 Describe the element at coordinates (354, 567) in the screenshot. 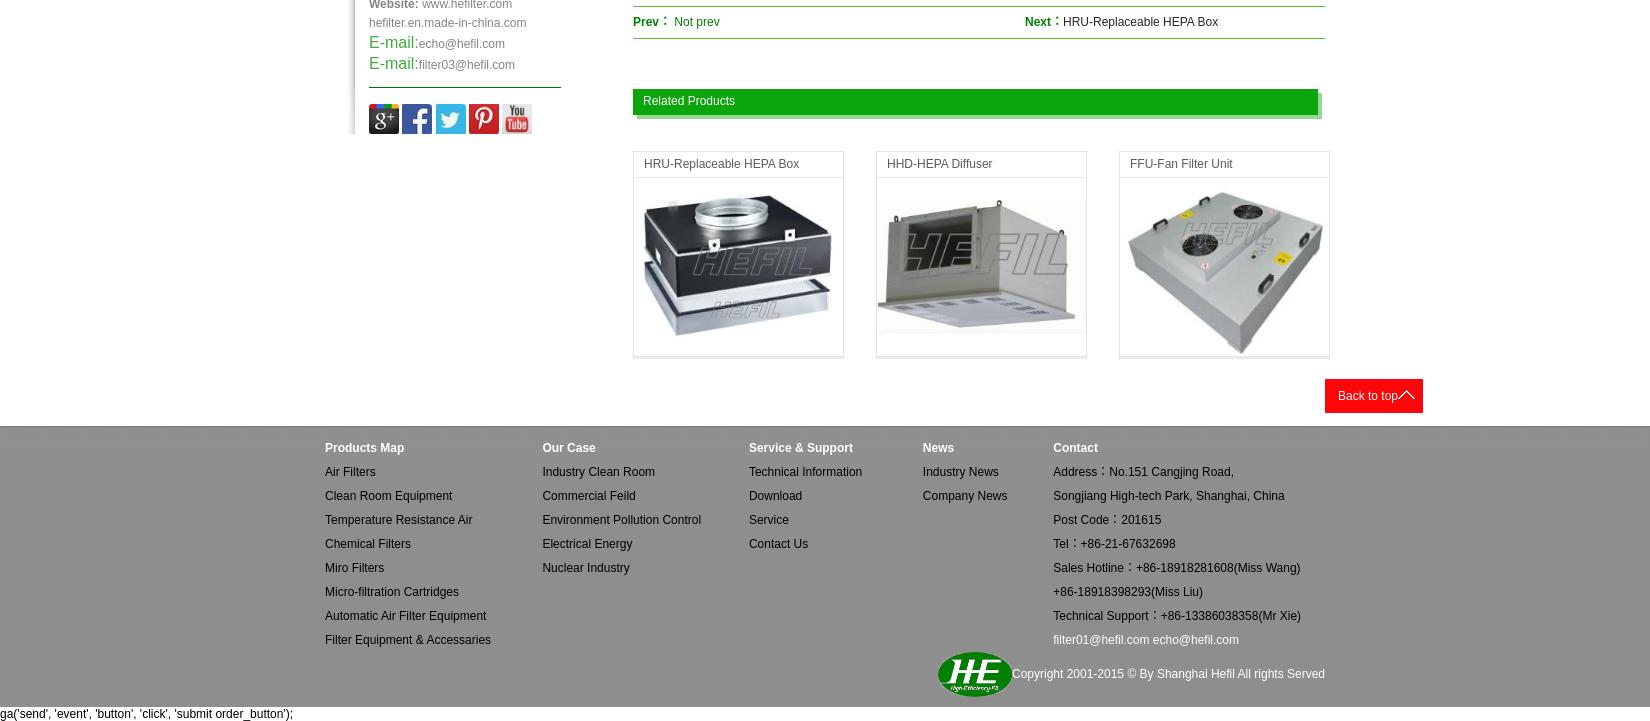

I see `'Miro Filters'` at that location.